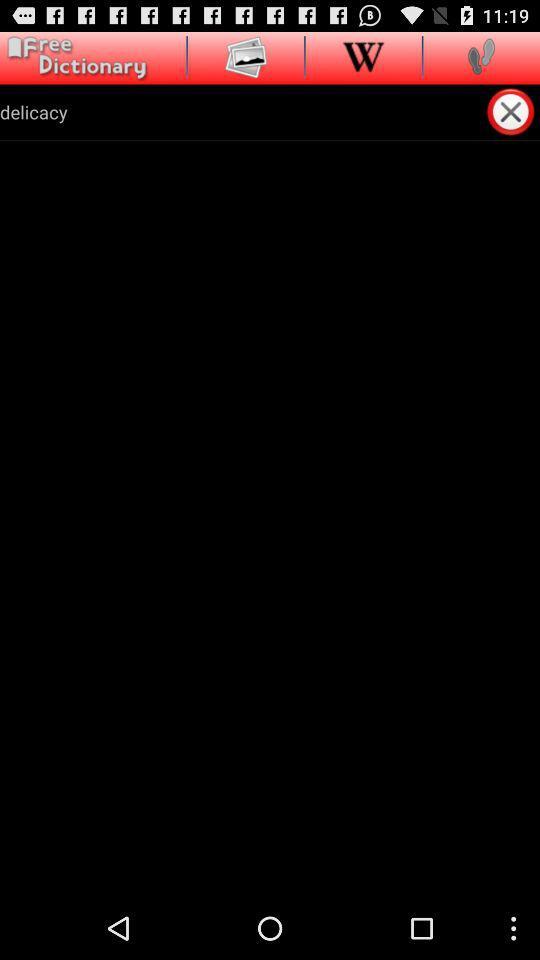 This screenshot has width=540, height=960. Describe the element at coordinates (73, 57) in the screenshot. I see `open the dictionary` at that location.